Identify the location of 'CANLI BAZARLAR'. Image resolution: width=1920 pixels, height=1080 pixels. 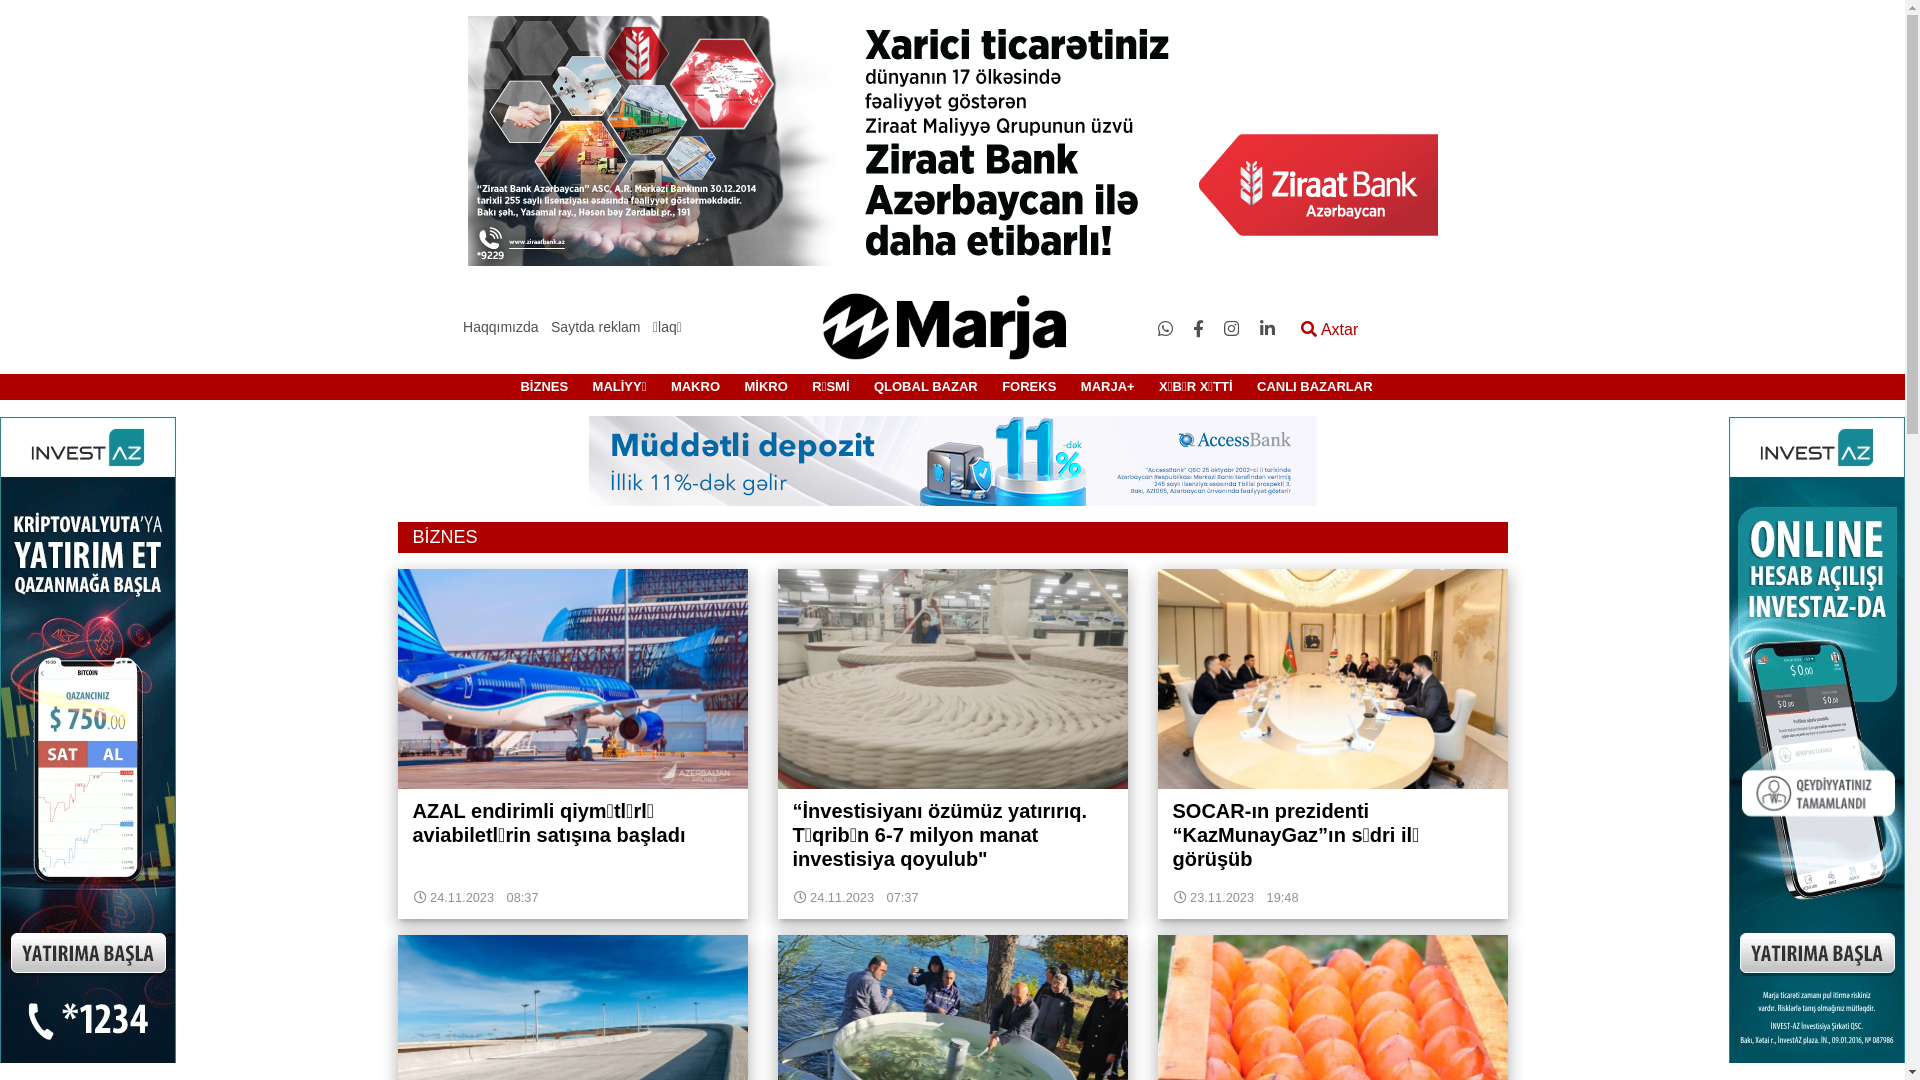
(1315, 386).